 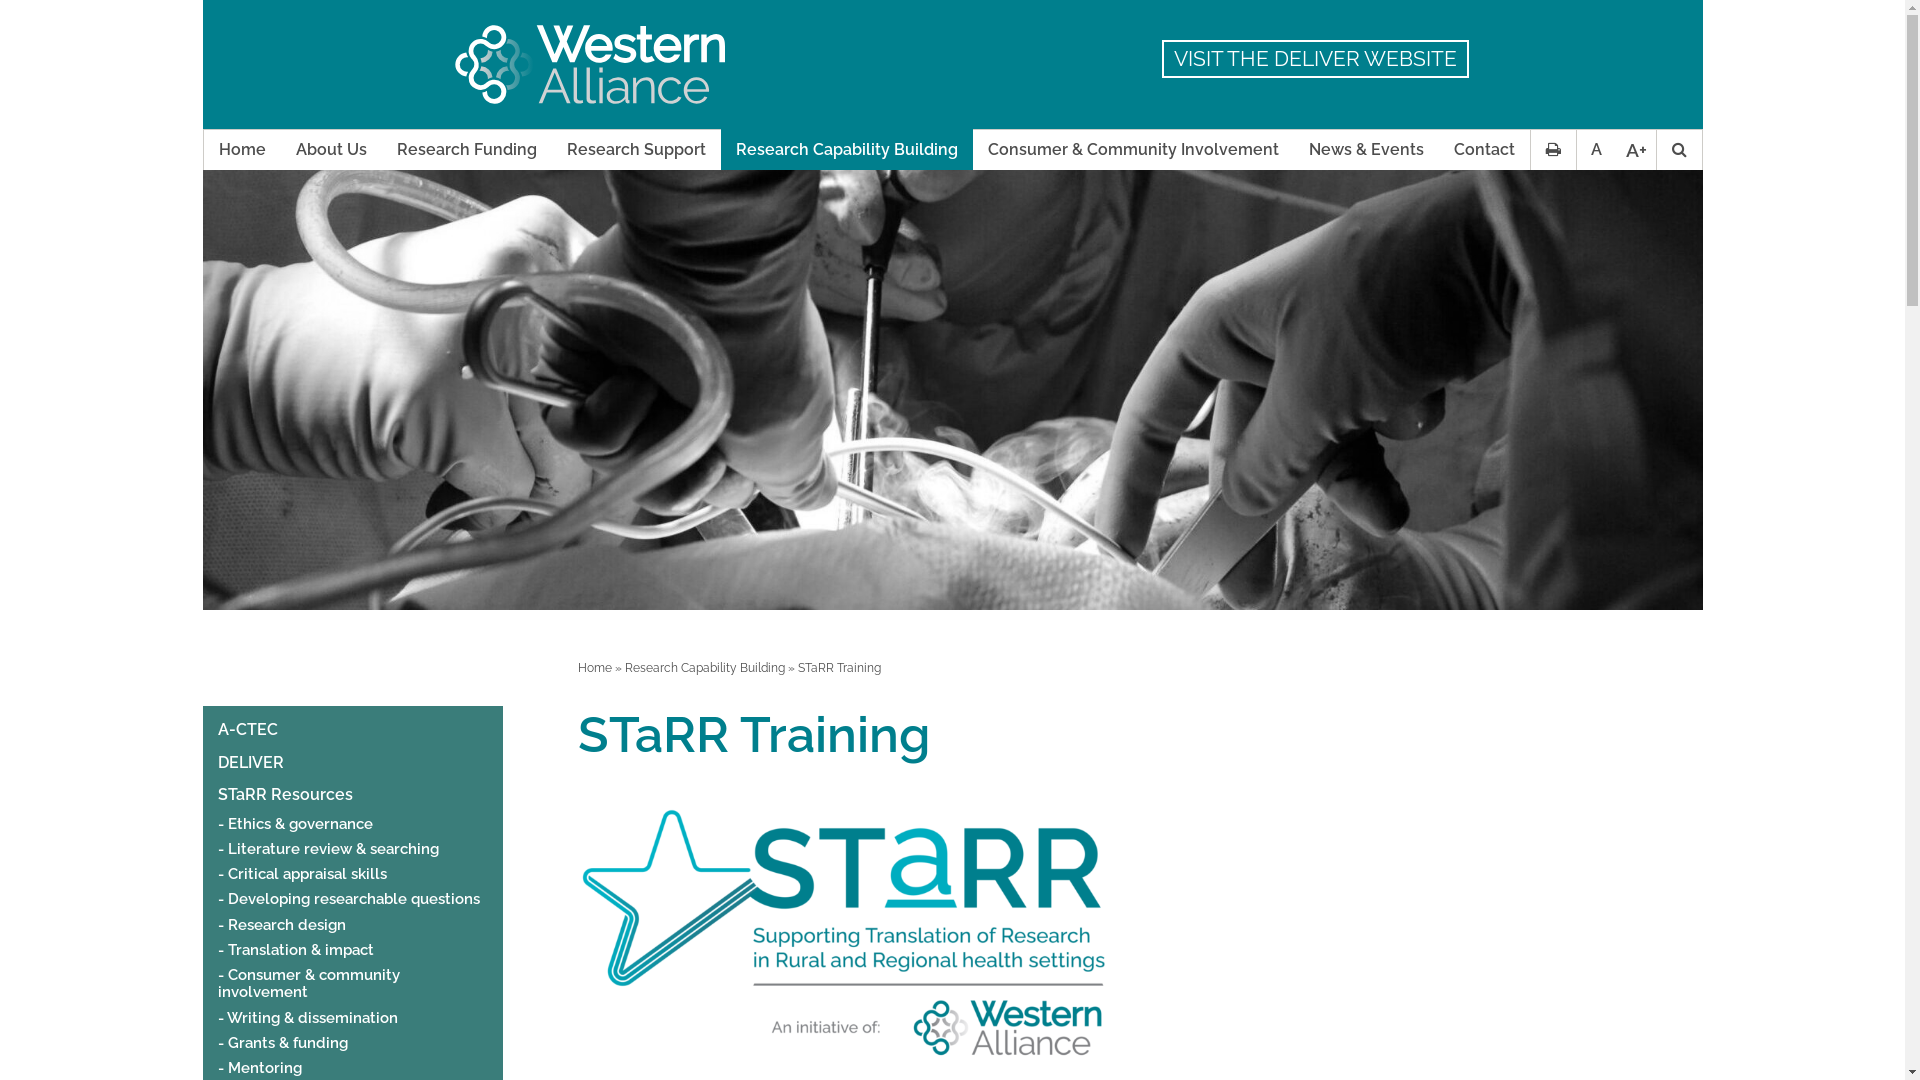 I want to click on 'A', so click(x=1595, y=149).